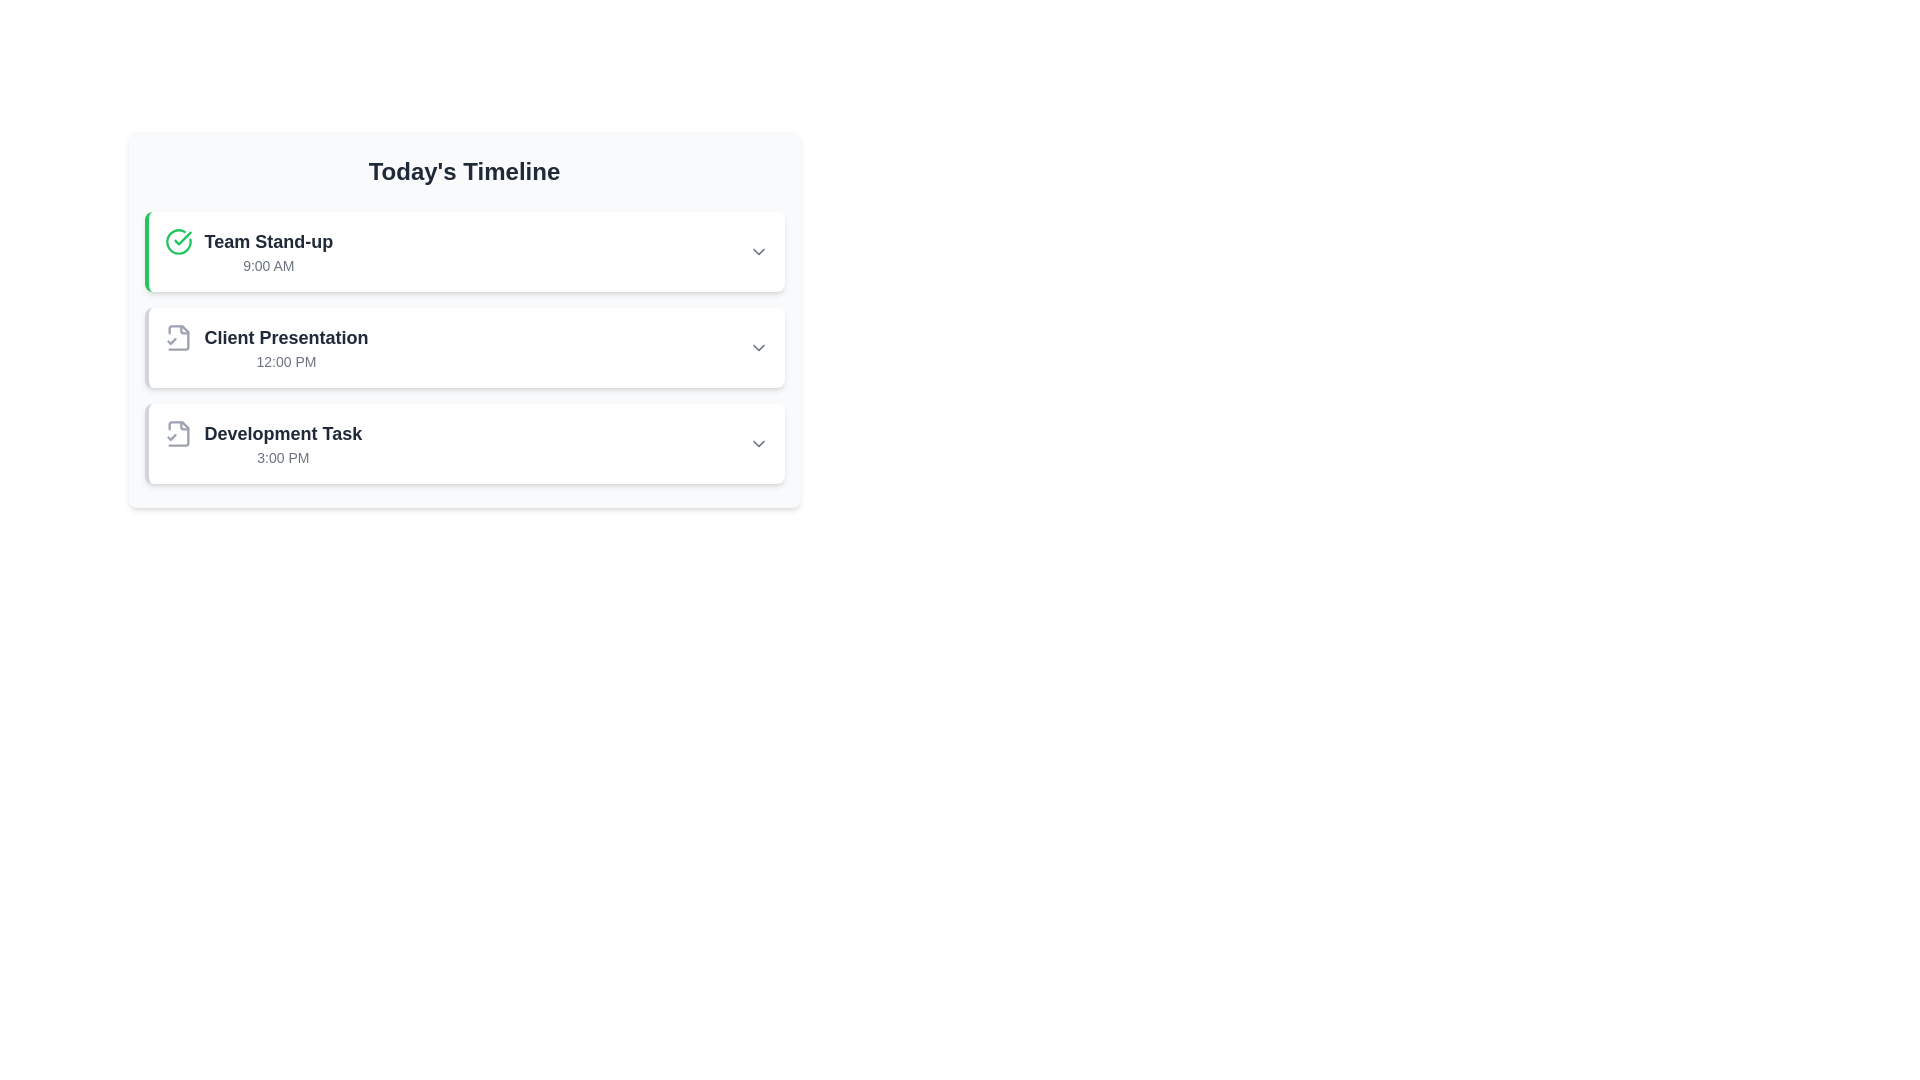 This screenshot has height=1080, width=1920. What do you see at coordinates (178, 337) in the screenshot?
I see `the gray line-based icon representing the document outline, which is the leftmost component of the 'Development Task' row in the timeline, positioned above the task name` at bounding box center [178, 337].